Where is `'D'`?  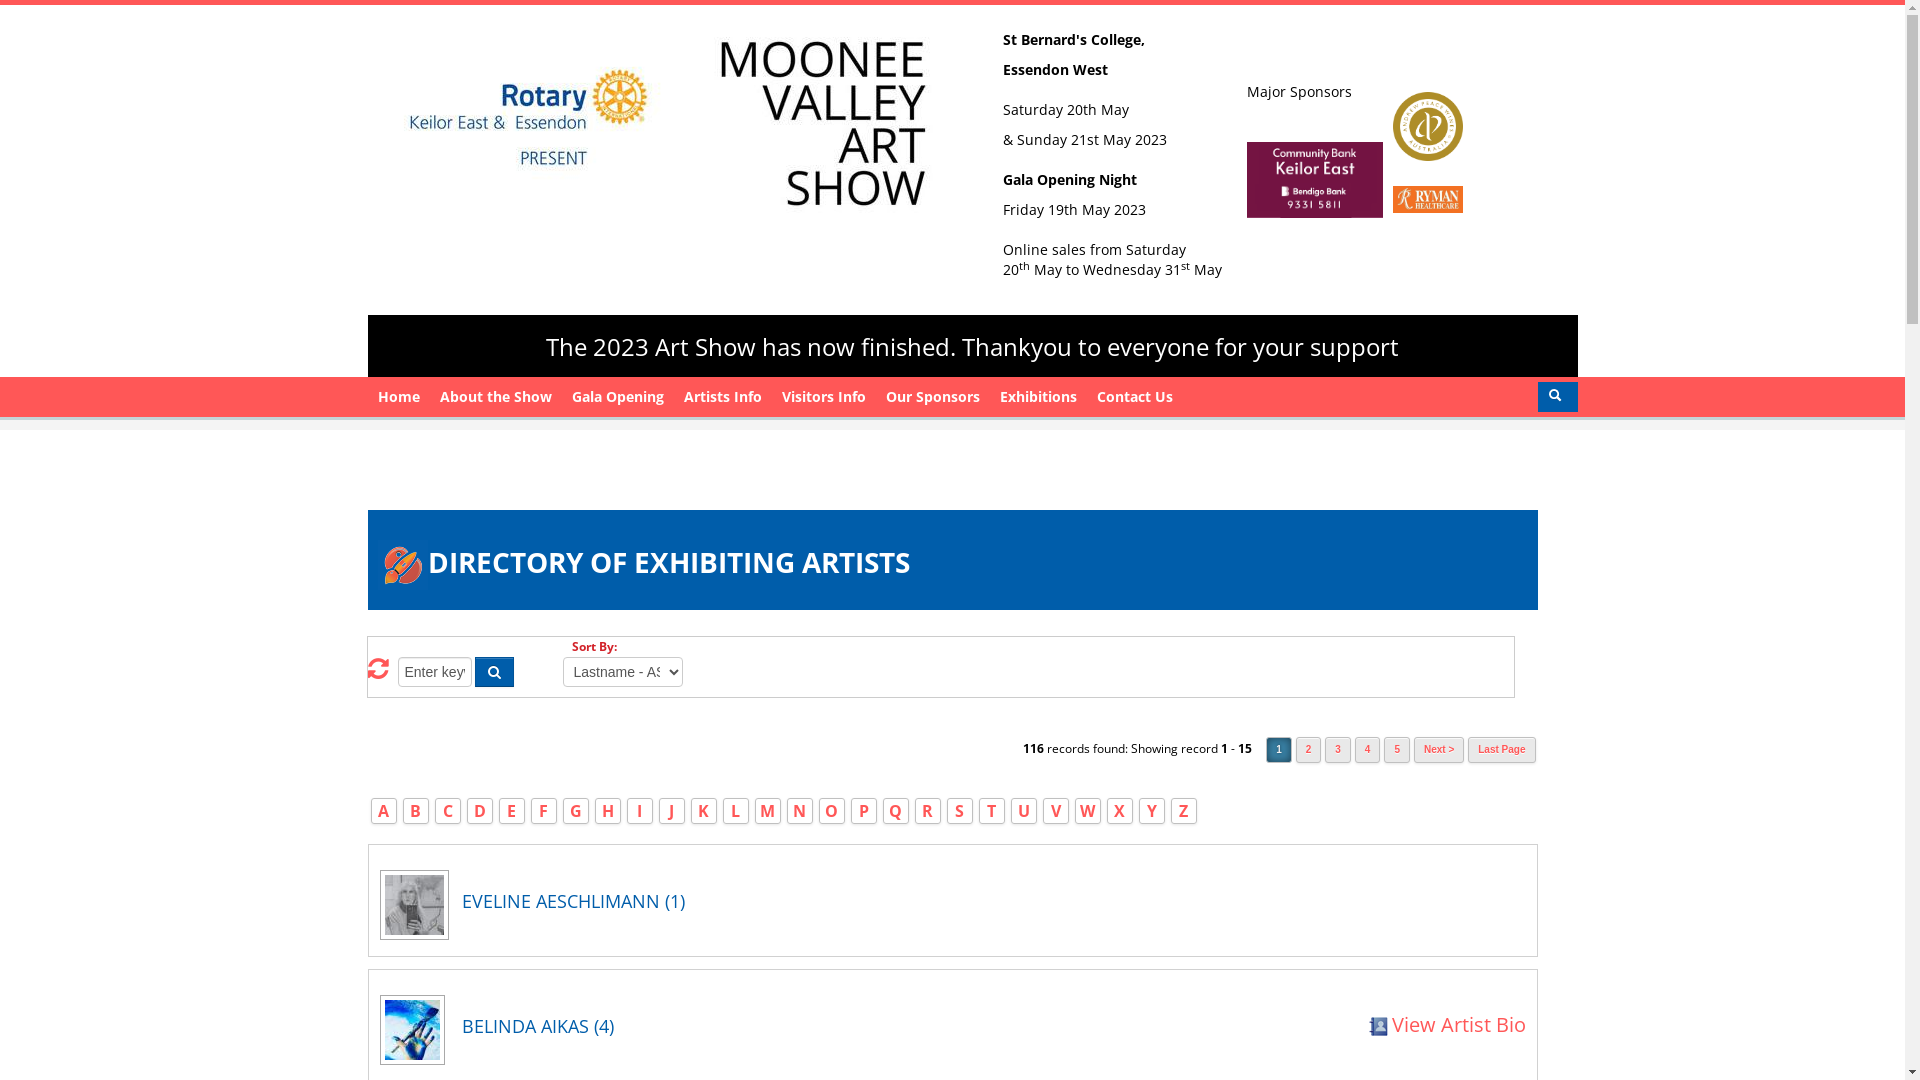
'D' is located at coordinates (480, 810).